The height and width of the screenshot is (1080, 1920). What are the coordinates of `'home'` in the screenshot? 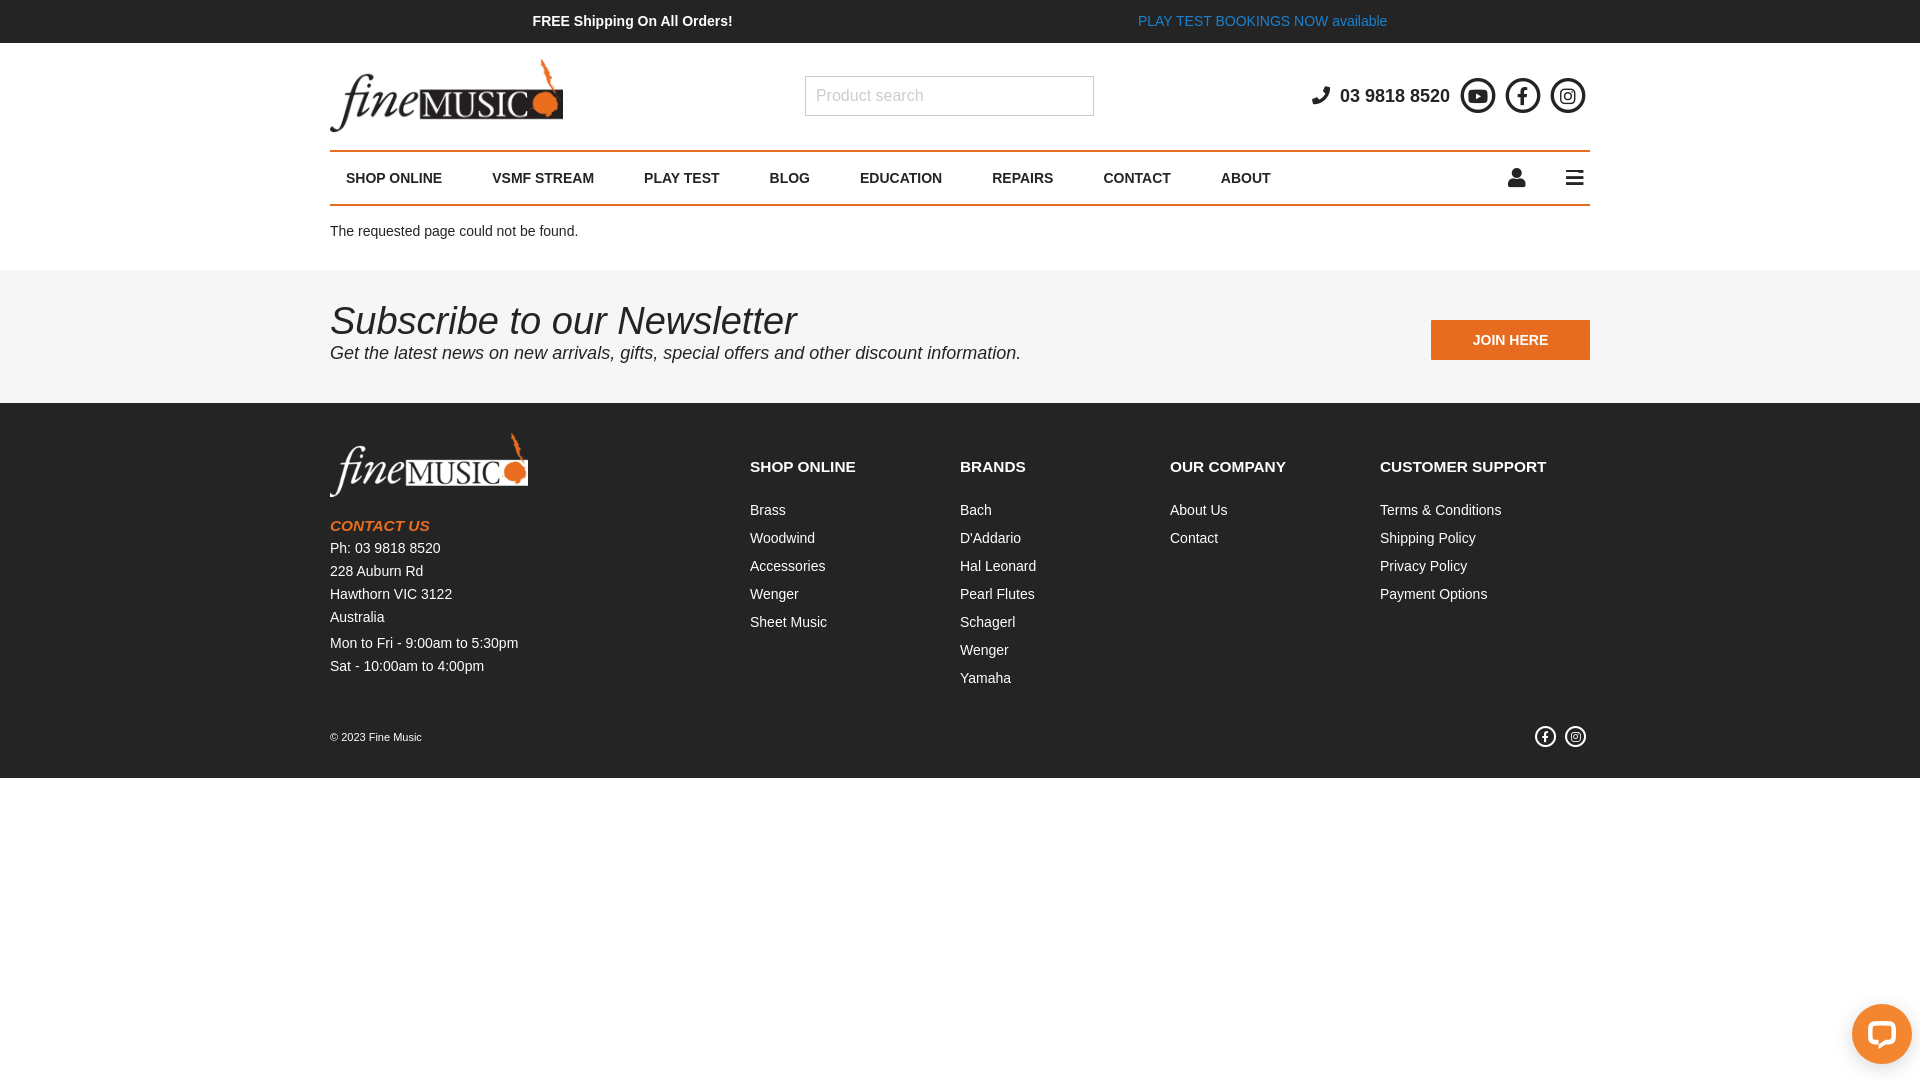 It's located at (445, 96).